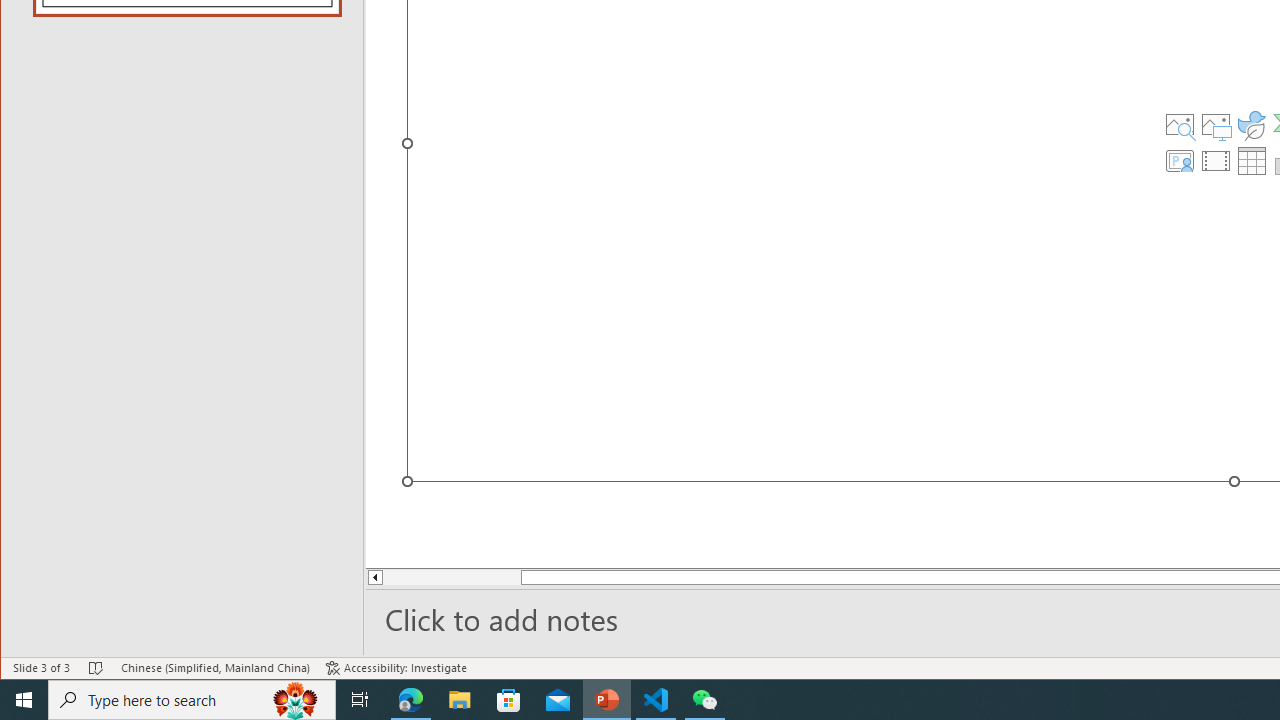  Describe the element at coordinates (95, 668) in the screenshot. I see `'Spell Check No Errors'` at that location.